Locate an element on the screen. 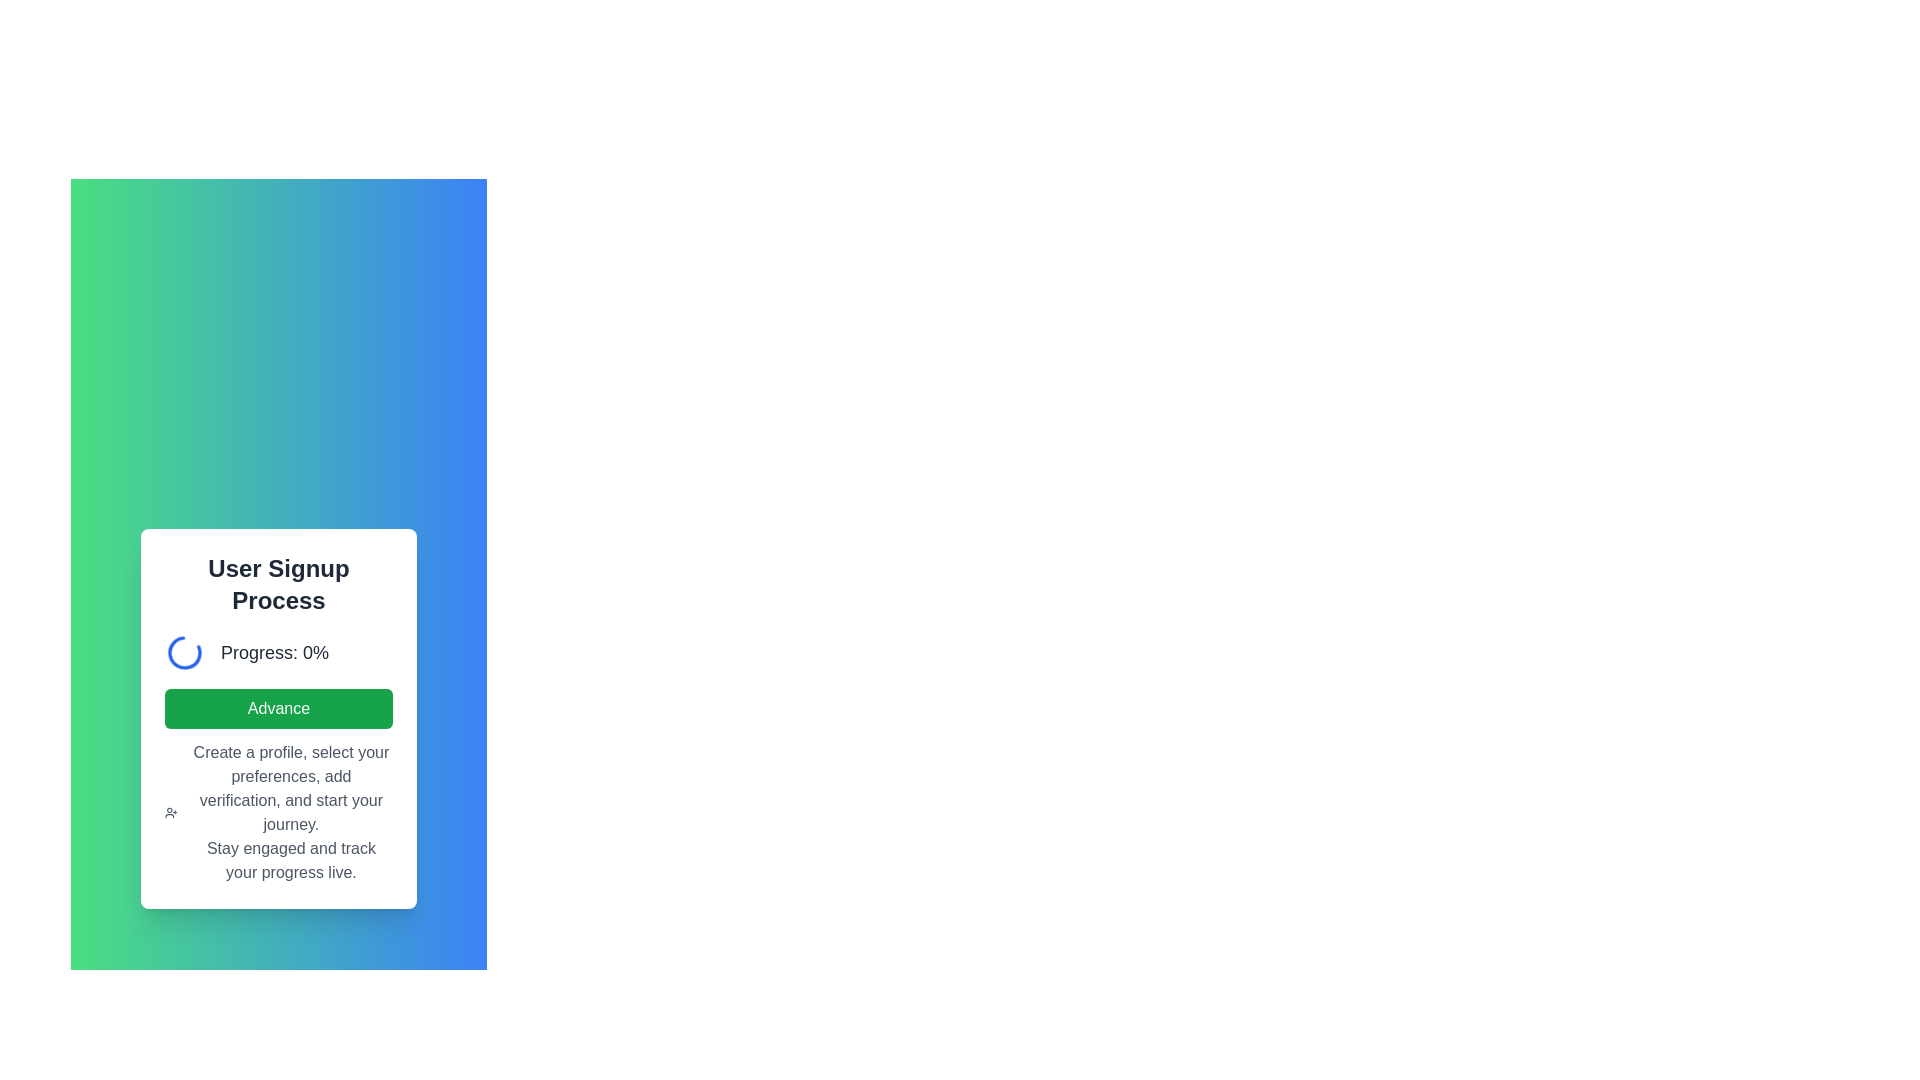 The width and height of the screenshot is (1920, 1080). the circular, spinning loader icon with a blue stroke color, located to the left of the text labeled 'Progress: 0%' in the card layout is located at coordinates (185, 652).